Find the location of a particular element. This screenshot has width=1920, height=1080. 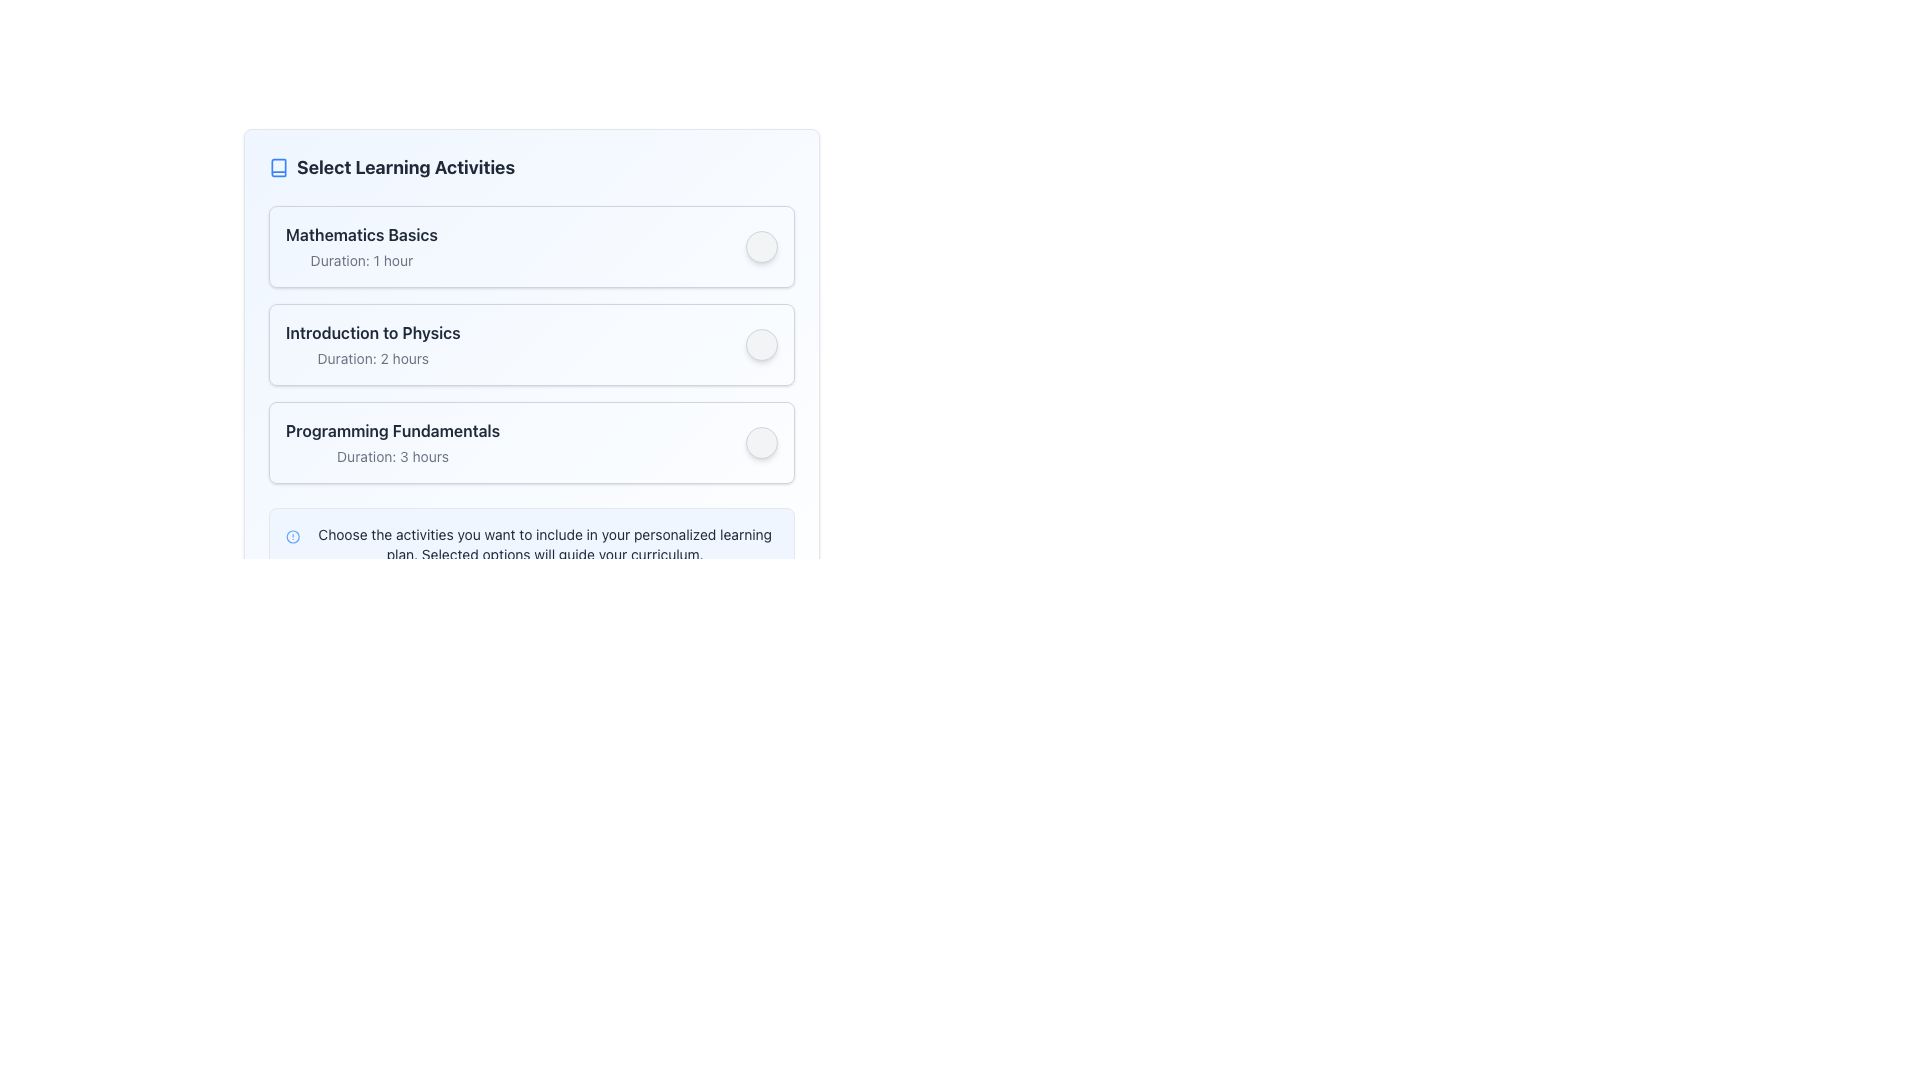

the first list item with the checkbox labeled 'Mathematics Basics' to trigger the visual hover effect is located at coordinates (532, 245).